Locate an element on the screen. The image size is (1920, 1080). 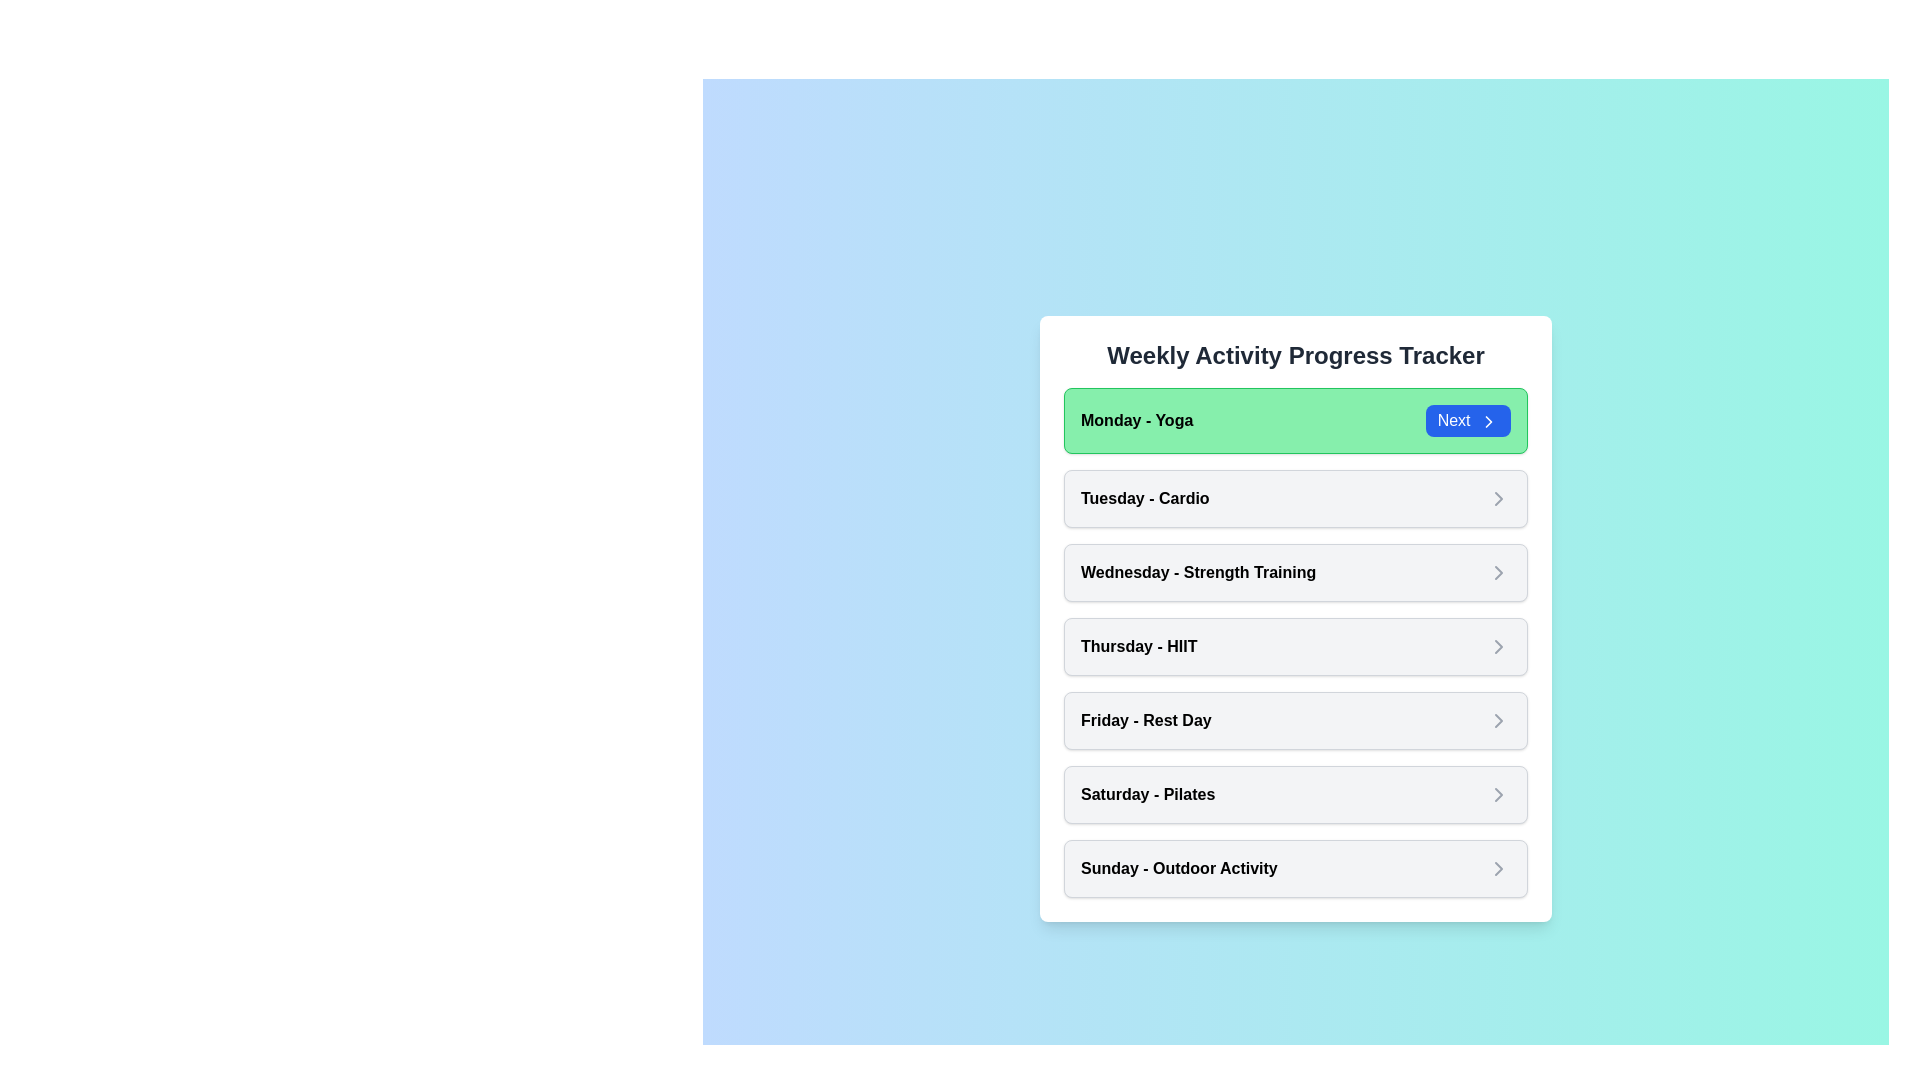
the gray chevron icon located at the far right of the 'Wednesday - Strength Training' list item is located at coordinates (1498, 573).